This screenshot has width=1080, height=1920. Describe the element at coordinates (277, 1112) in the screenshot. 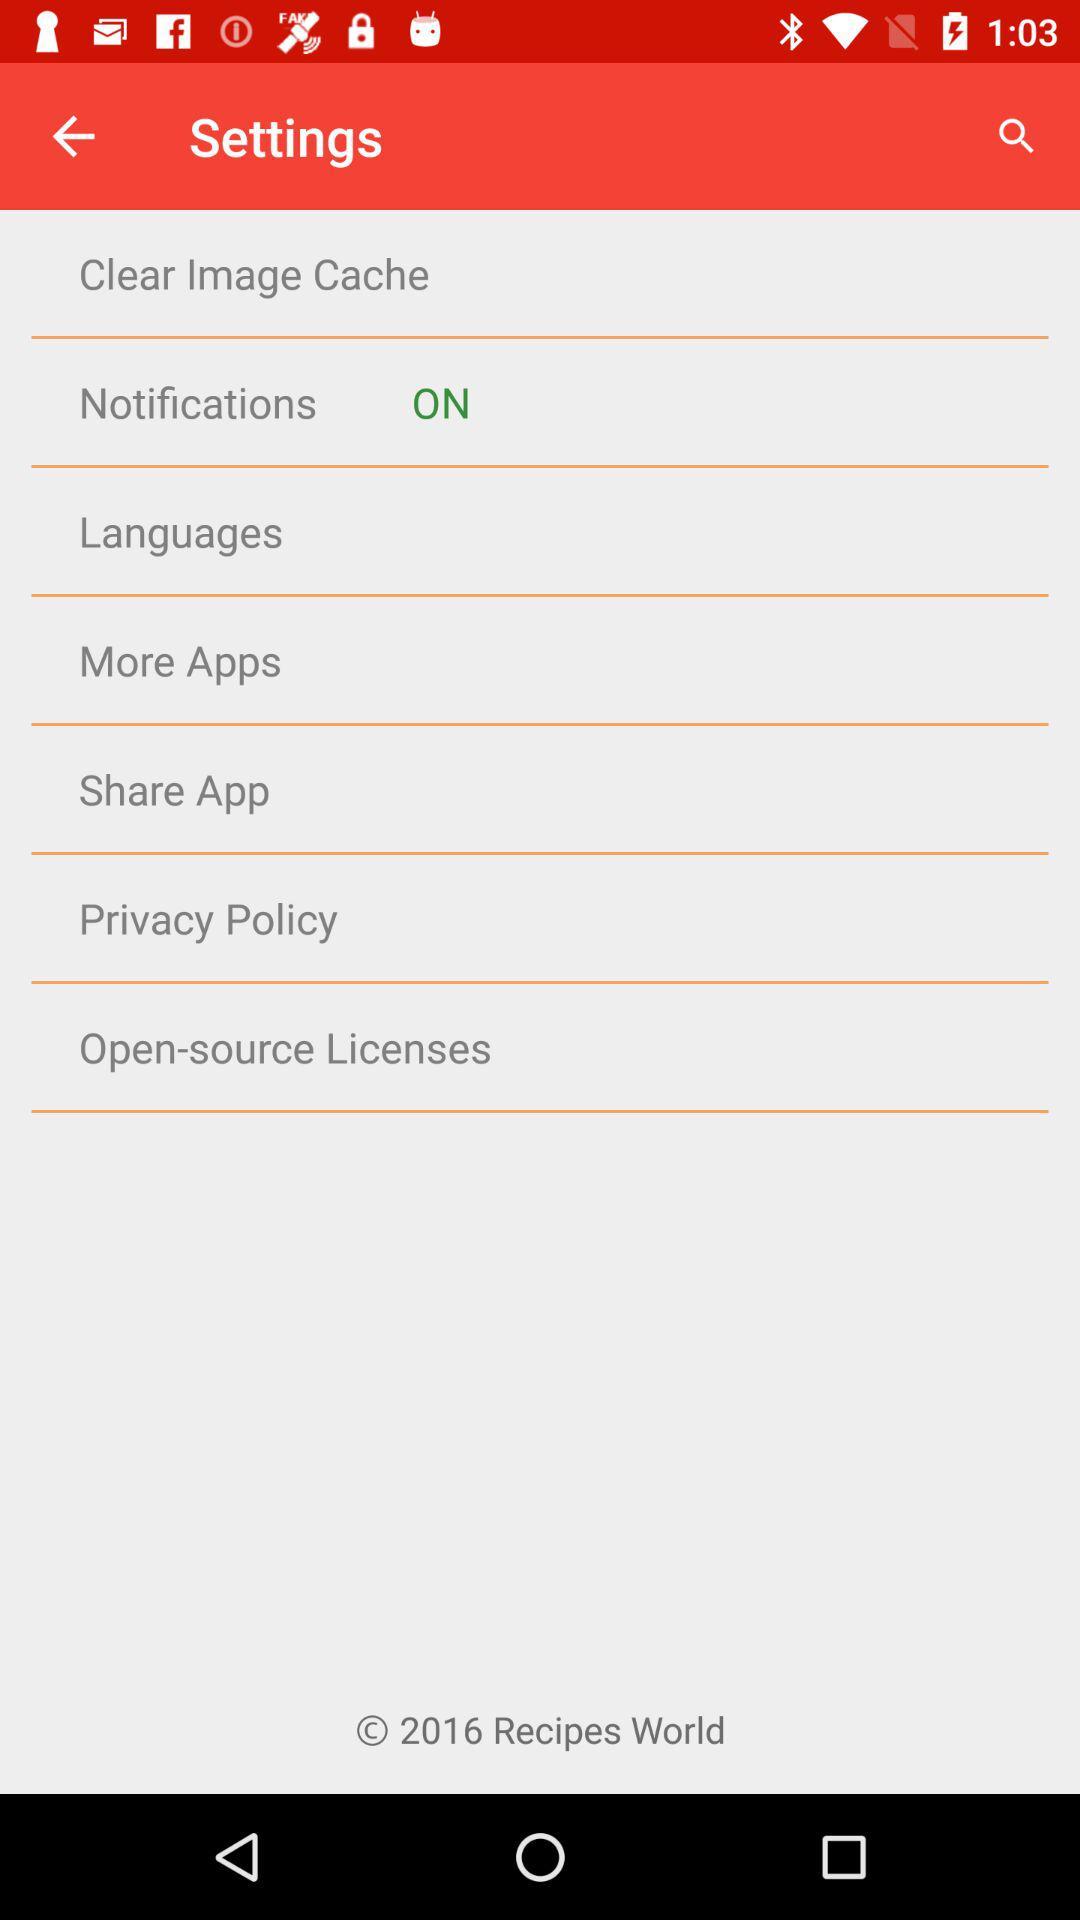

I see `last option under the header text` at that location.